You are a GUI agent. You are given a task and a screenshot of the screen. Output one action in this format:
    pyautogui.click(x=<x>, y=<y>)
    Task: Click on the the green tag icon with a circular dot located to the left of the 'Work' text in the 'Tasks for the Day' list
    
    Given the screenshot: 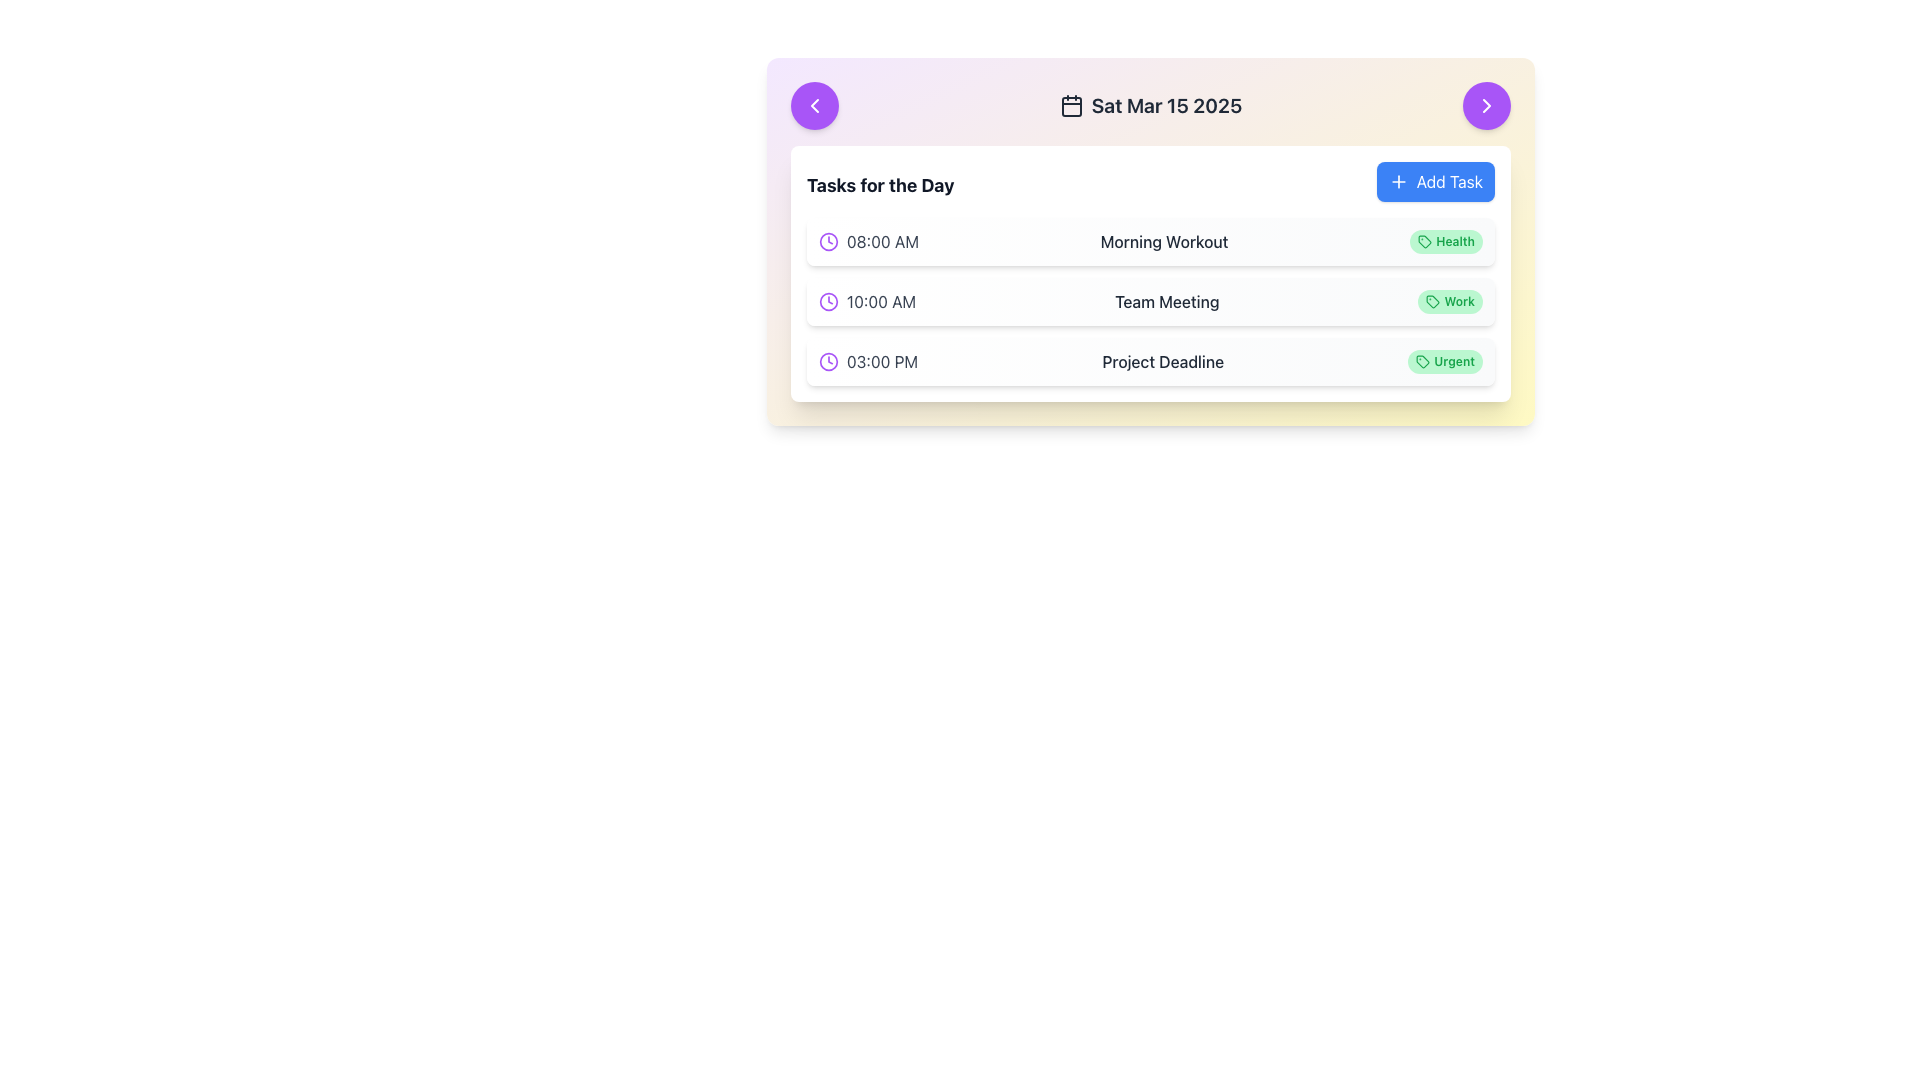 What is the action you would take?
    pyautogui.click(x=1432, y=301)
    